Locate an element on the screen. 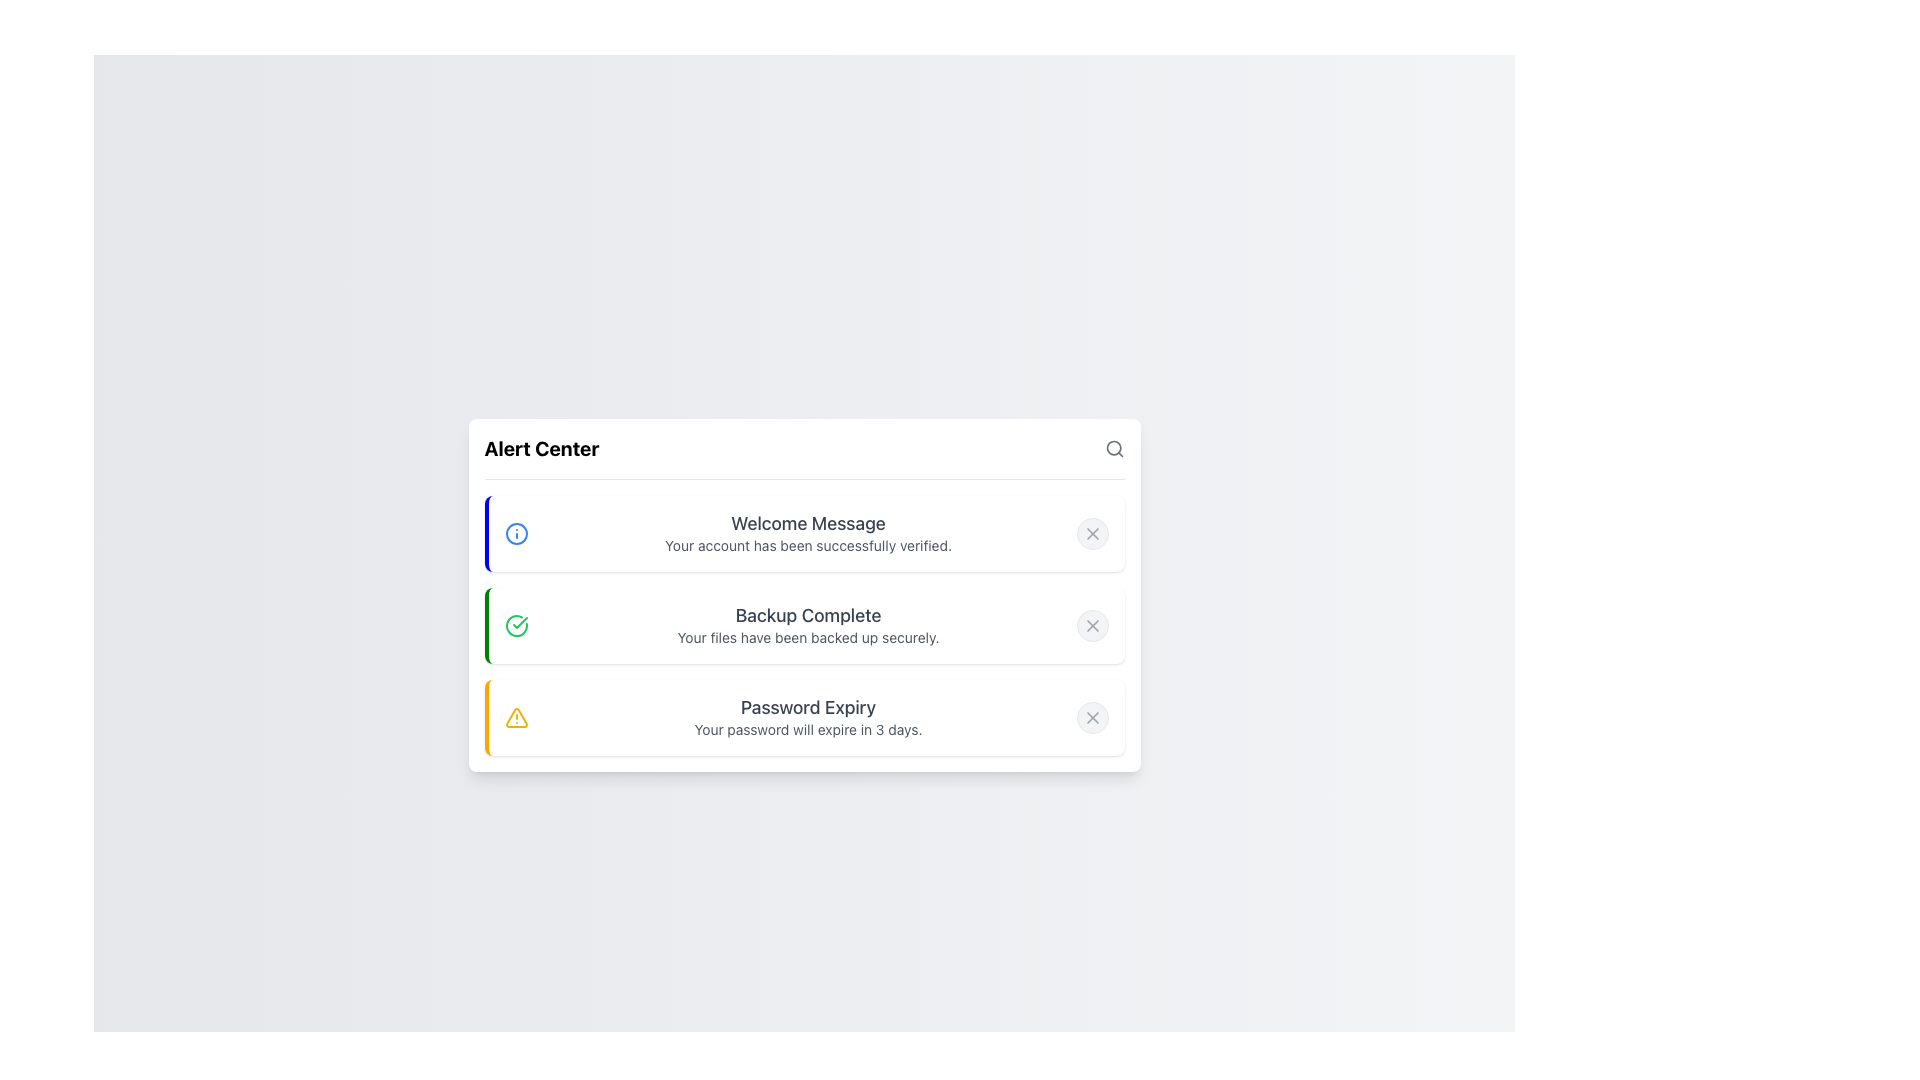  the circular icon with a blue outline located on the left side of the 'Welcome Message' notification is located at coordinates (516, 532).